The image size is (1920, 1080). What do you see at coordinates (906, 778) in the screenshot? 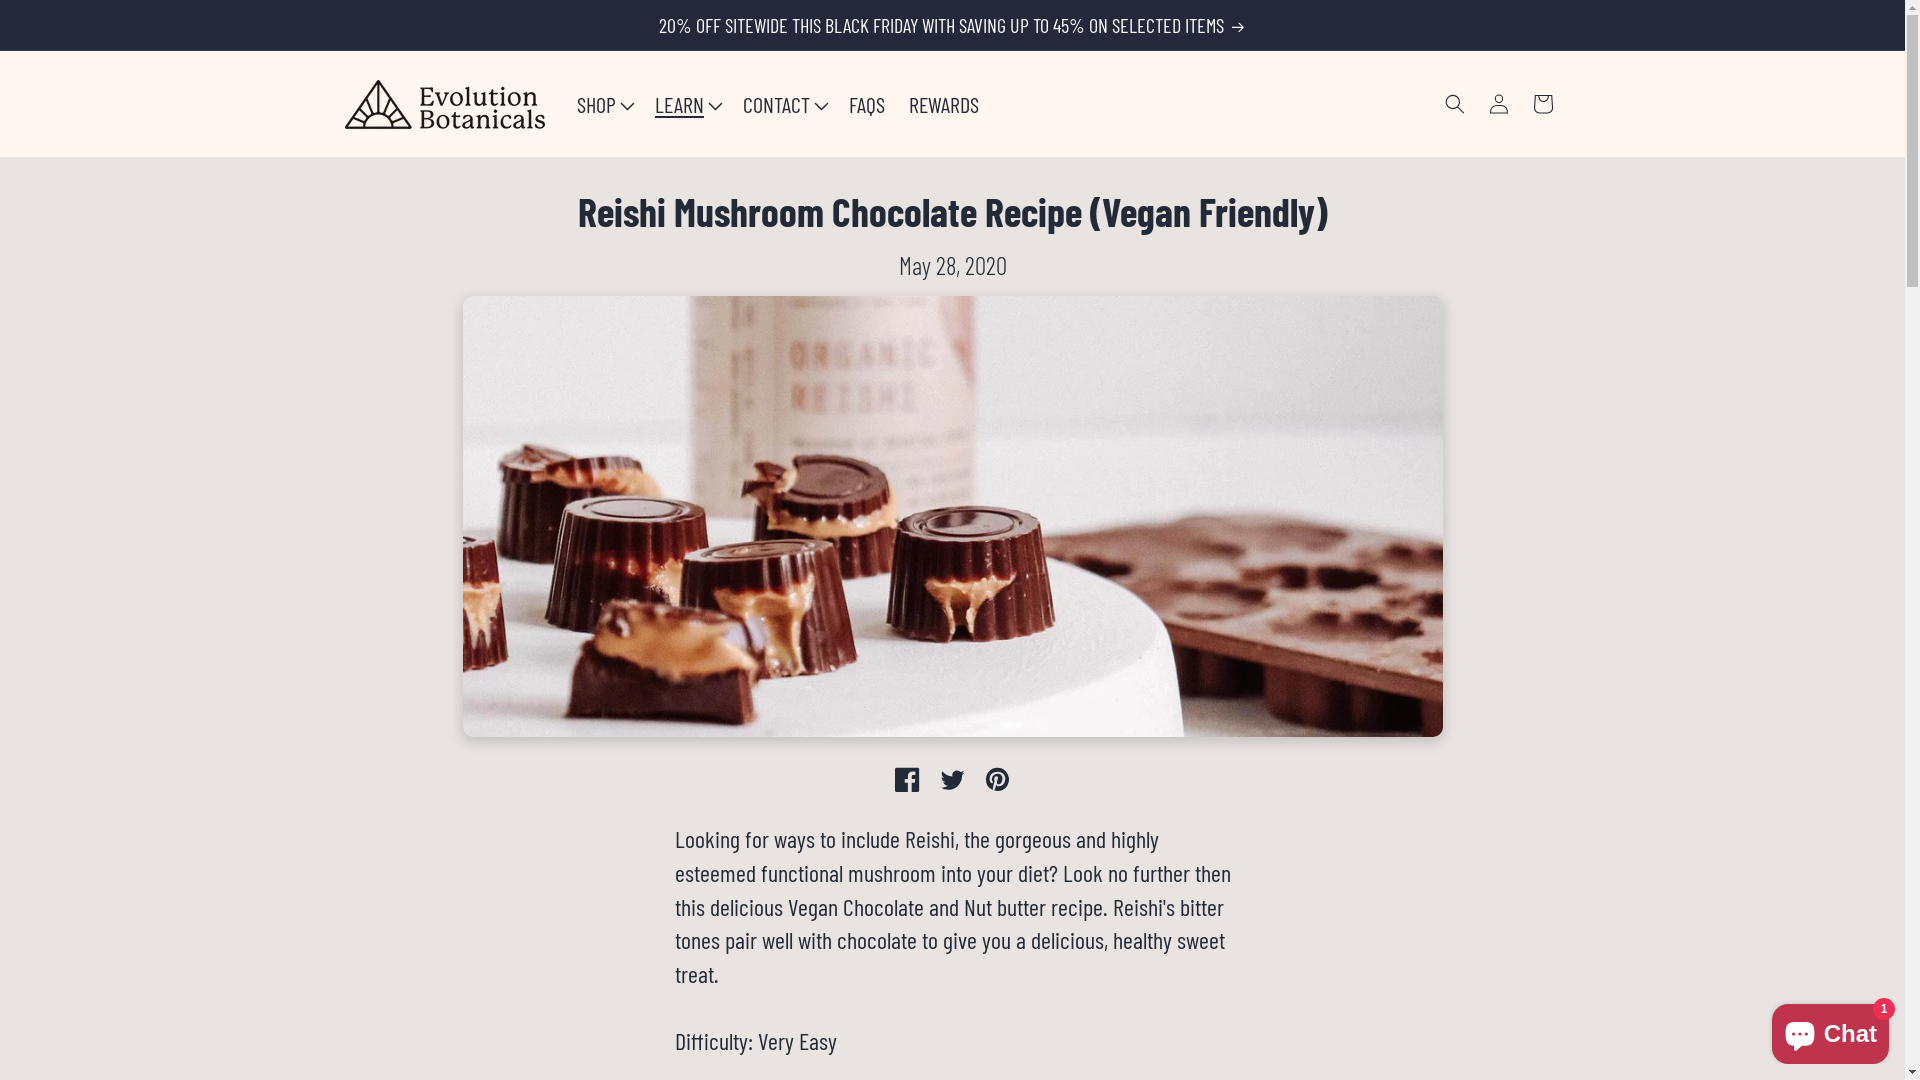
I see `'Facebook'` at bounding box center [906, 778].